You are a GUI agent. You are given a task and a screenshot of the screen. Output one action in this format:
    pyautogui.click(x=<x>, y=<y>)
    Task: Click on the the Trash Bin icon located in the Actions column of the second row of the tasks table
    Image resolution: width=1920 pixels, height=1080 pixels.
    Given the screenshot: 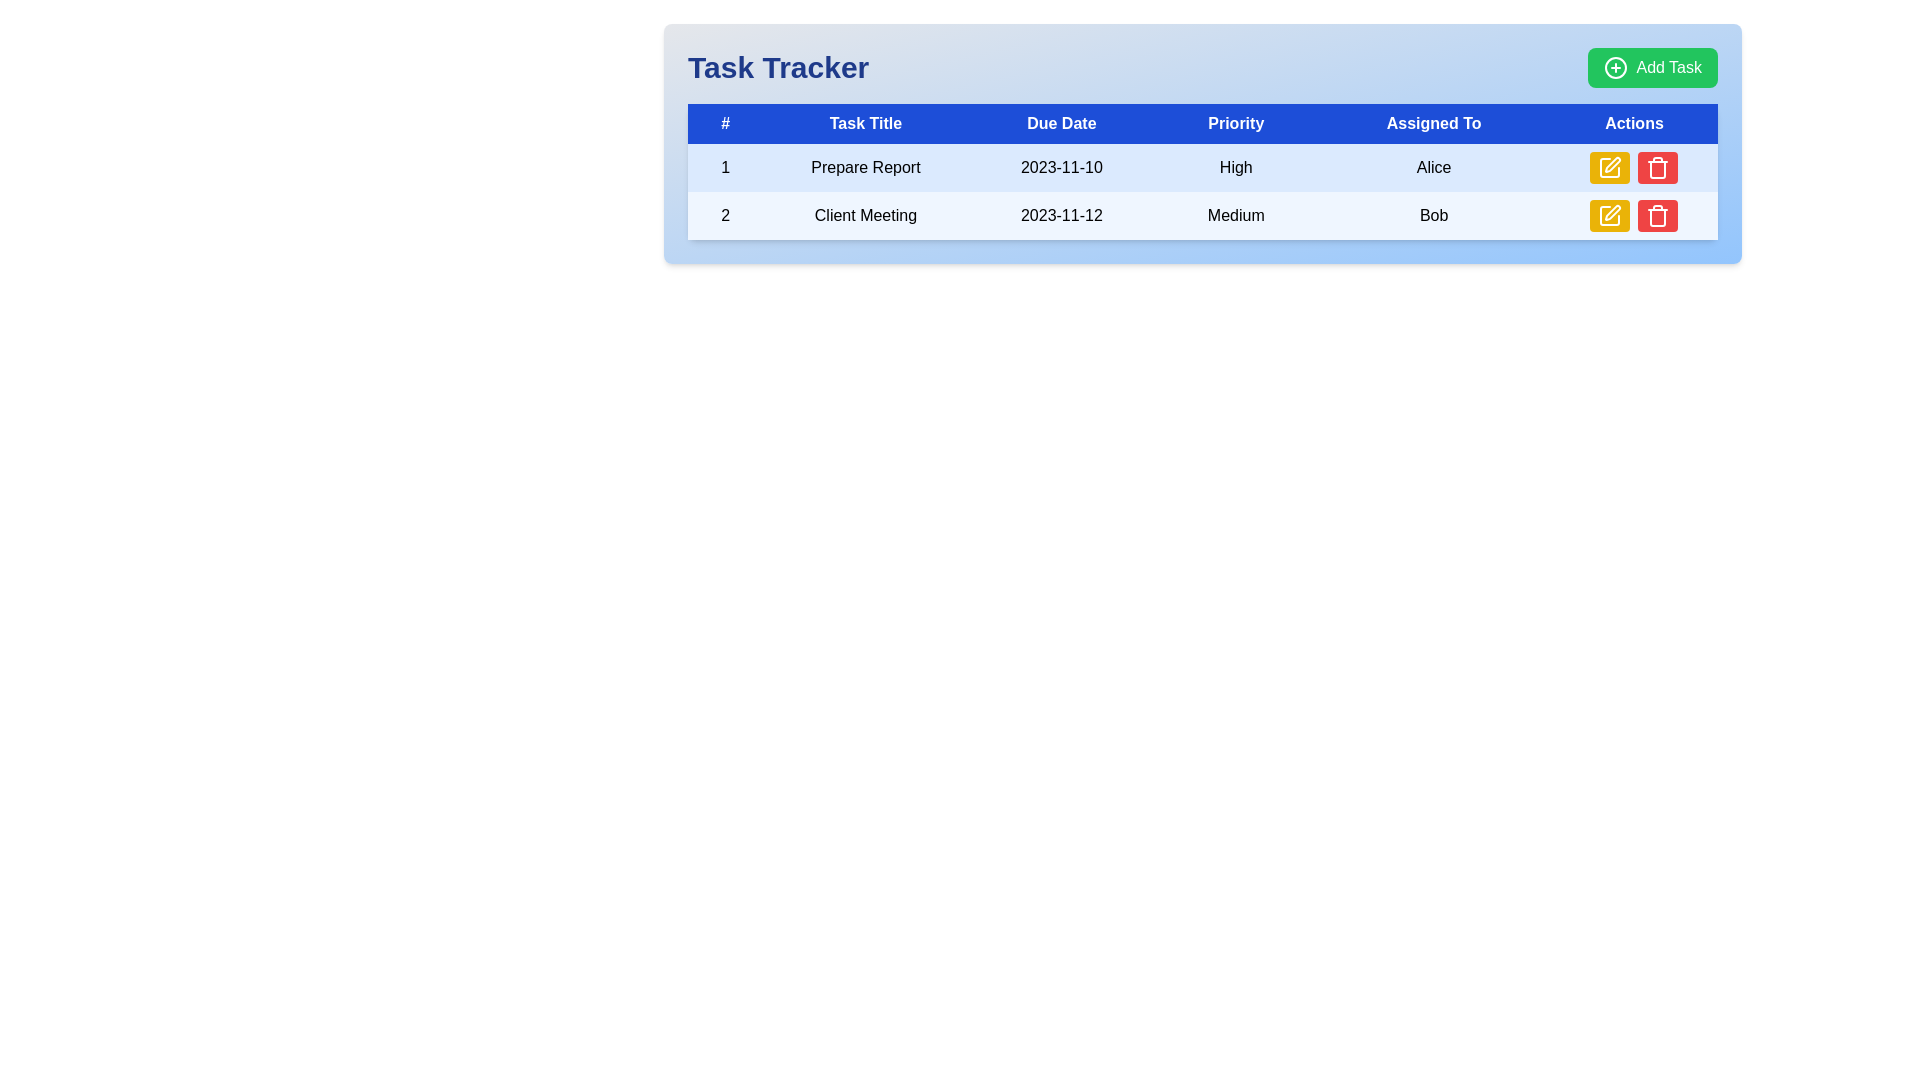 What is the action you would take?
    pyautogui.click(x=1657, y=167)
    